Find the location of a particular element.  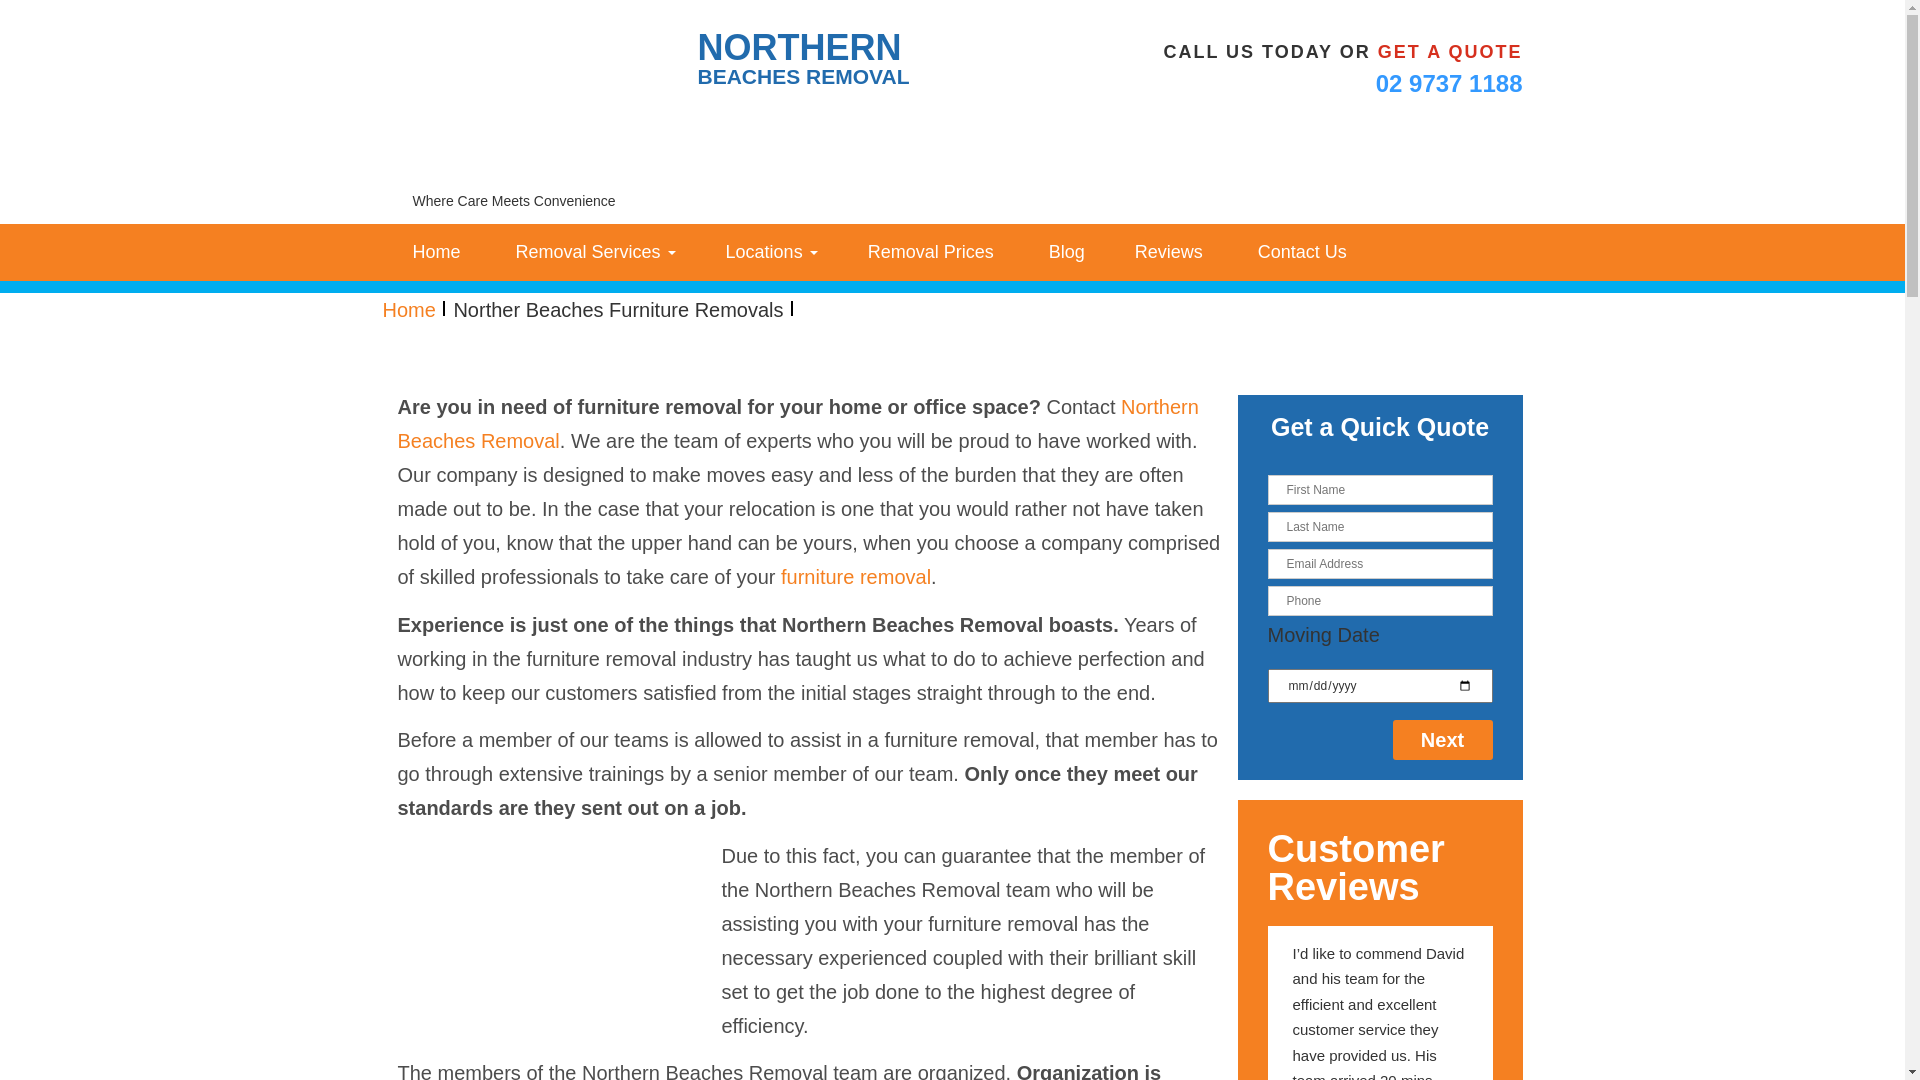

'Reviews' is located at coordinates (1134, 251).